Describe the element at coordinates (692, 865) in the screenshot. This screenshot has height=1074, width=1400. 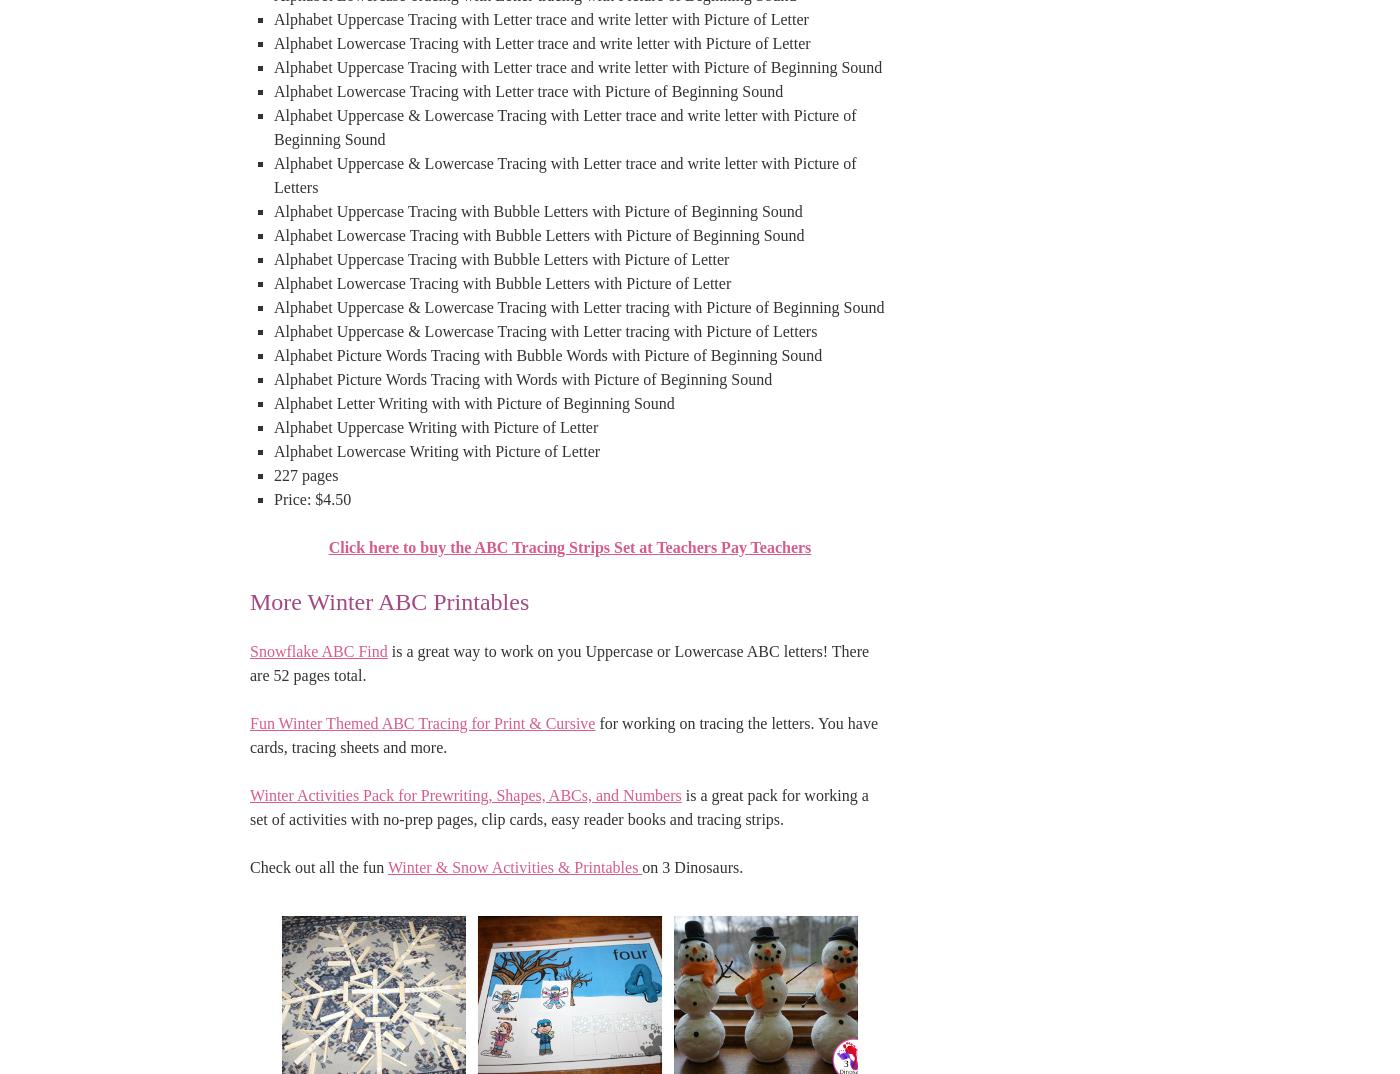
I see `'on 3 Dinosaurs.'` at that location.